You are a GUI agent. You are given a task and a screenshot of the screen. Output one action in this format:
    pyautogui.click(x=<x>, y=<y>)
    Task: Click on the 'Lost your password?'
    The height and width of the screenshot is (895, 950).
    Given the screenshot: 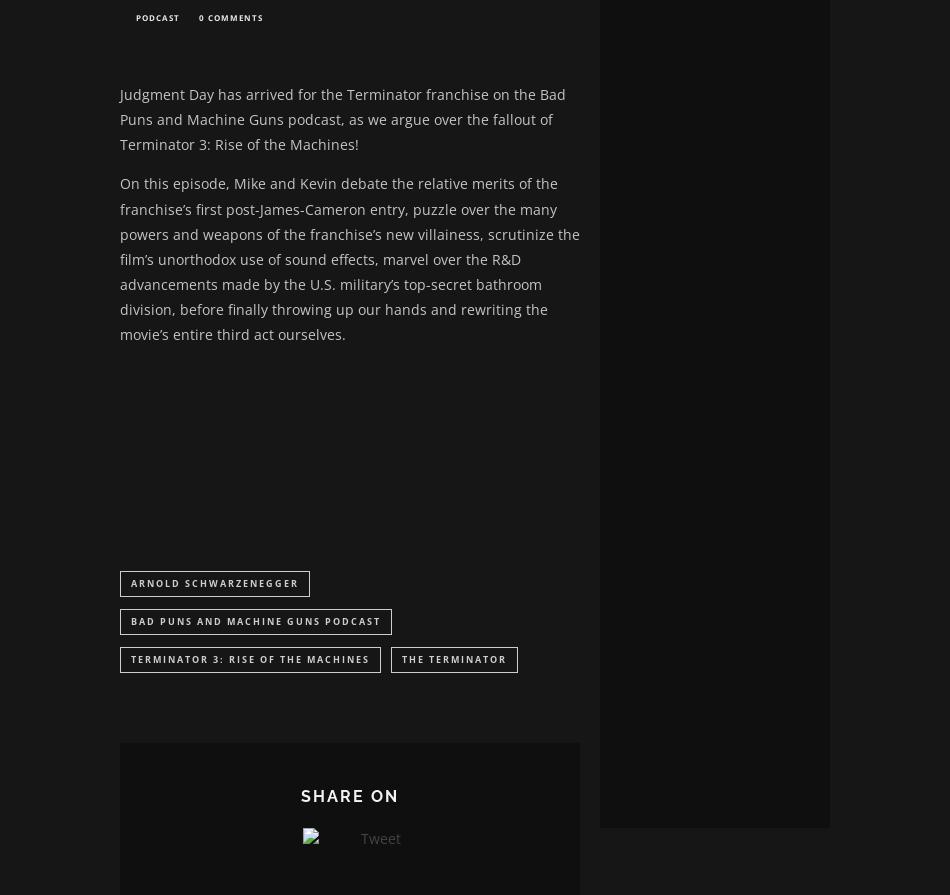 What is the action you would take?
    pyautogui.click(x=473, y=165)
    